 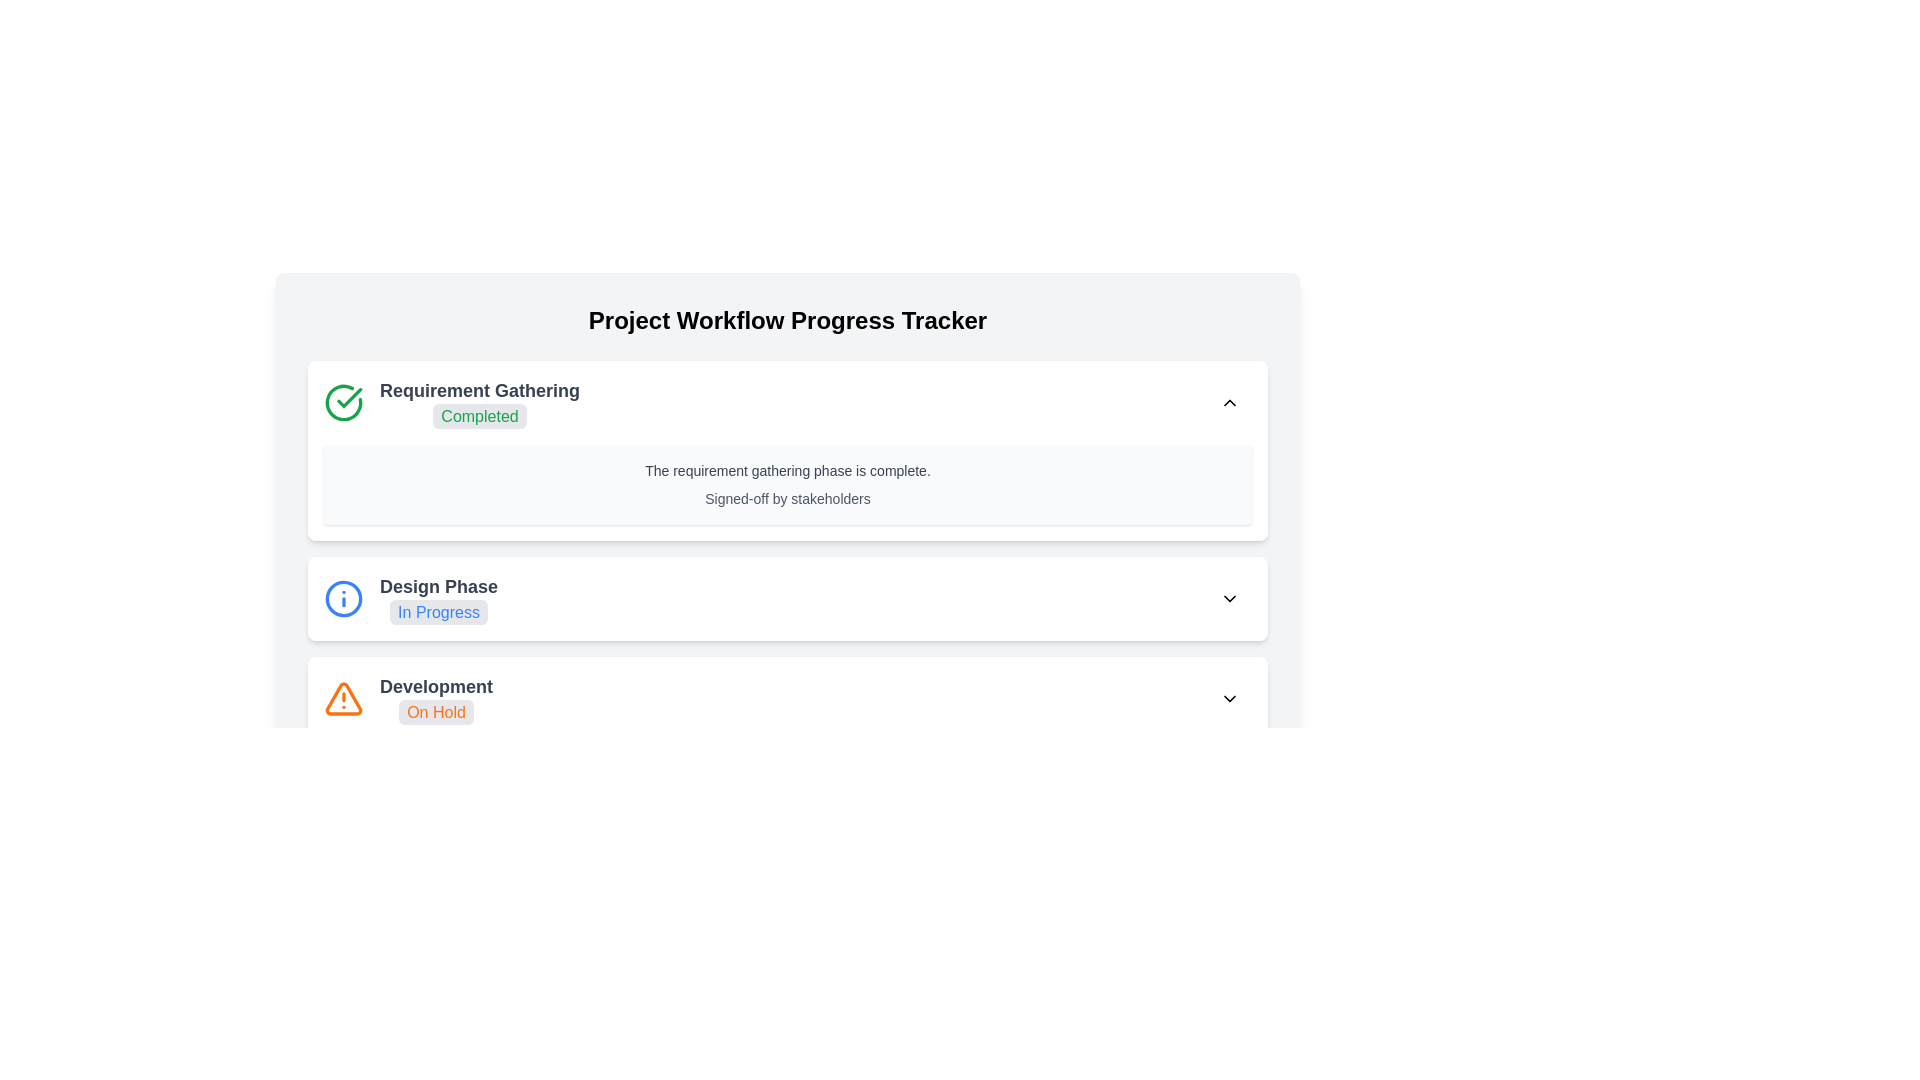 I want to click on the SVG circle that represents the 'Design Phase' section icon, which is decorative and communicative in nature, so click(x=344, y=597).